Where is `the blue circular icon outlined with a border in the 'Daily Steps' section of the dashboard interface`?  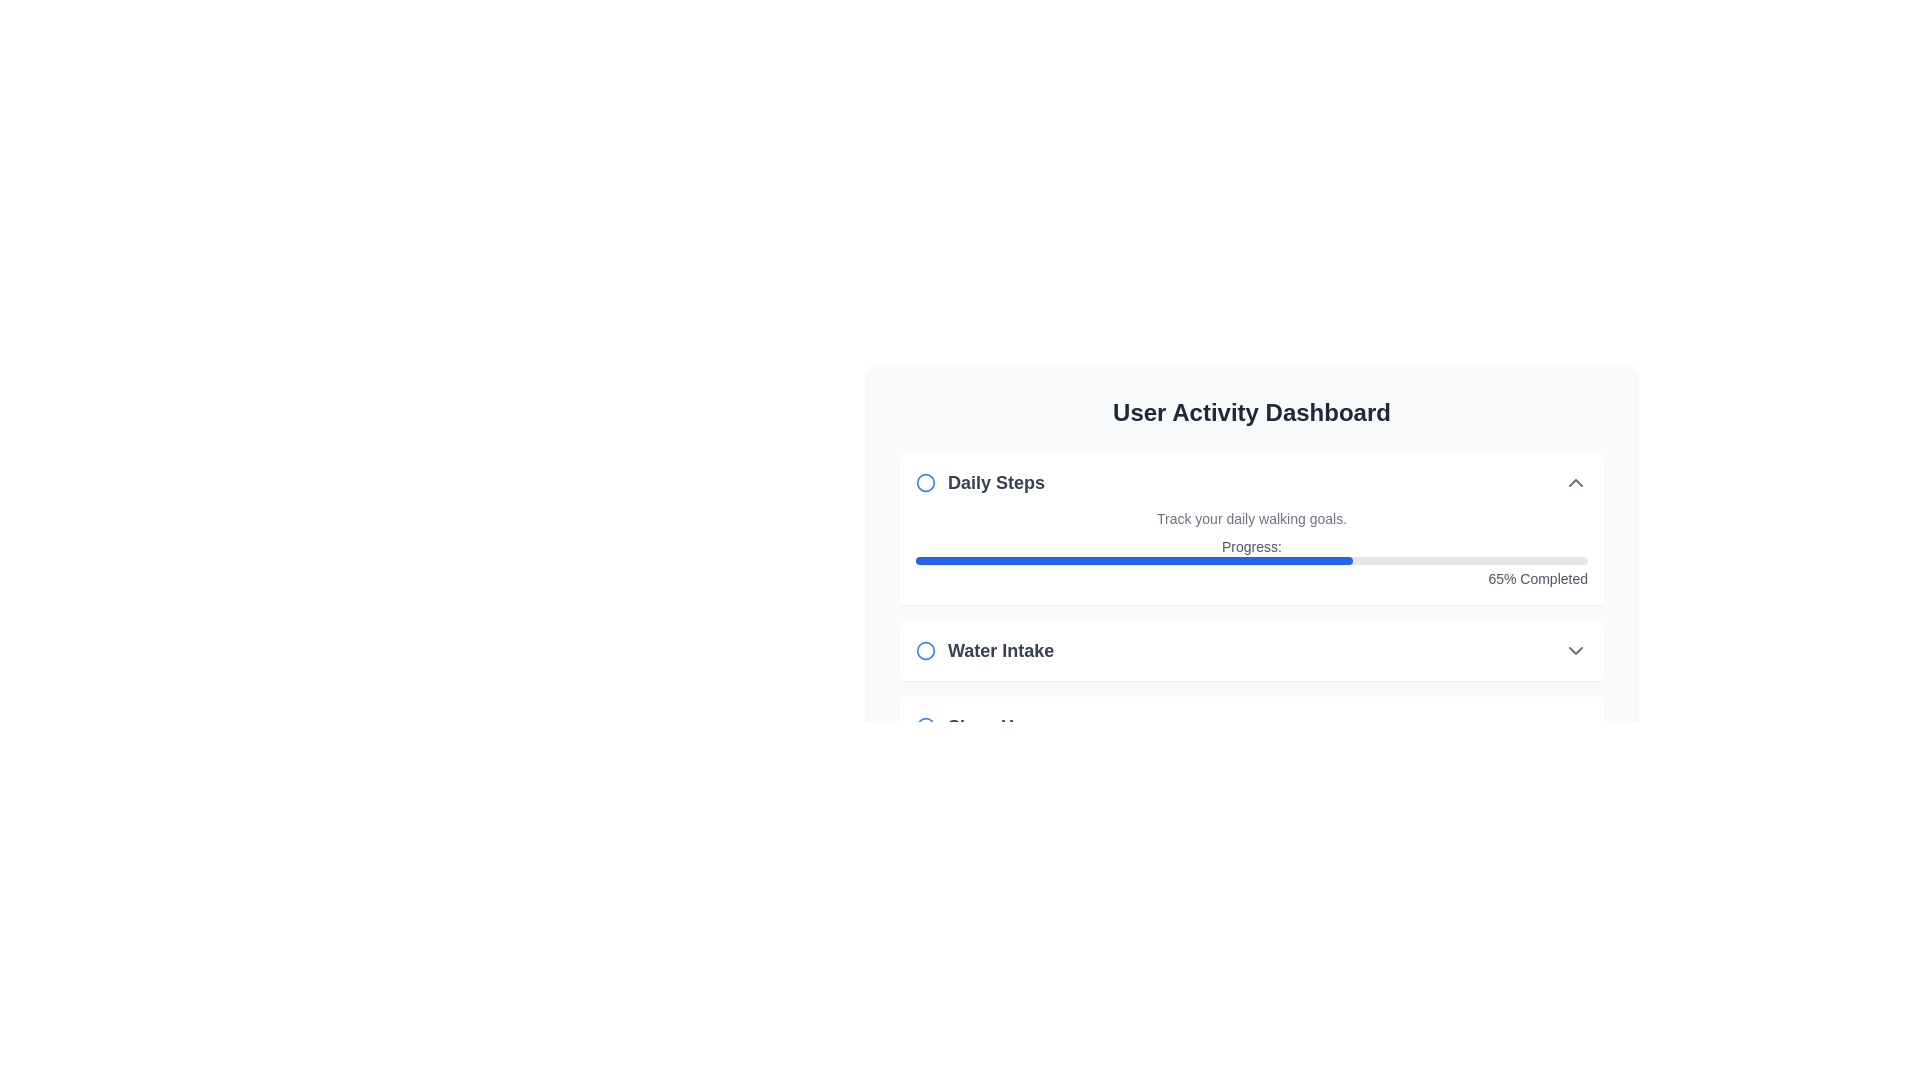 the blue circular icon outlined with a border in the 'Daily Steps' section of the dashboard interface is located at coordinates (925, 482).